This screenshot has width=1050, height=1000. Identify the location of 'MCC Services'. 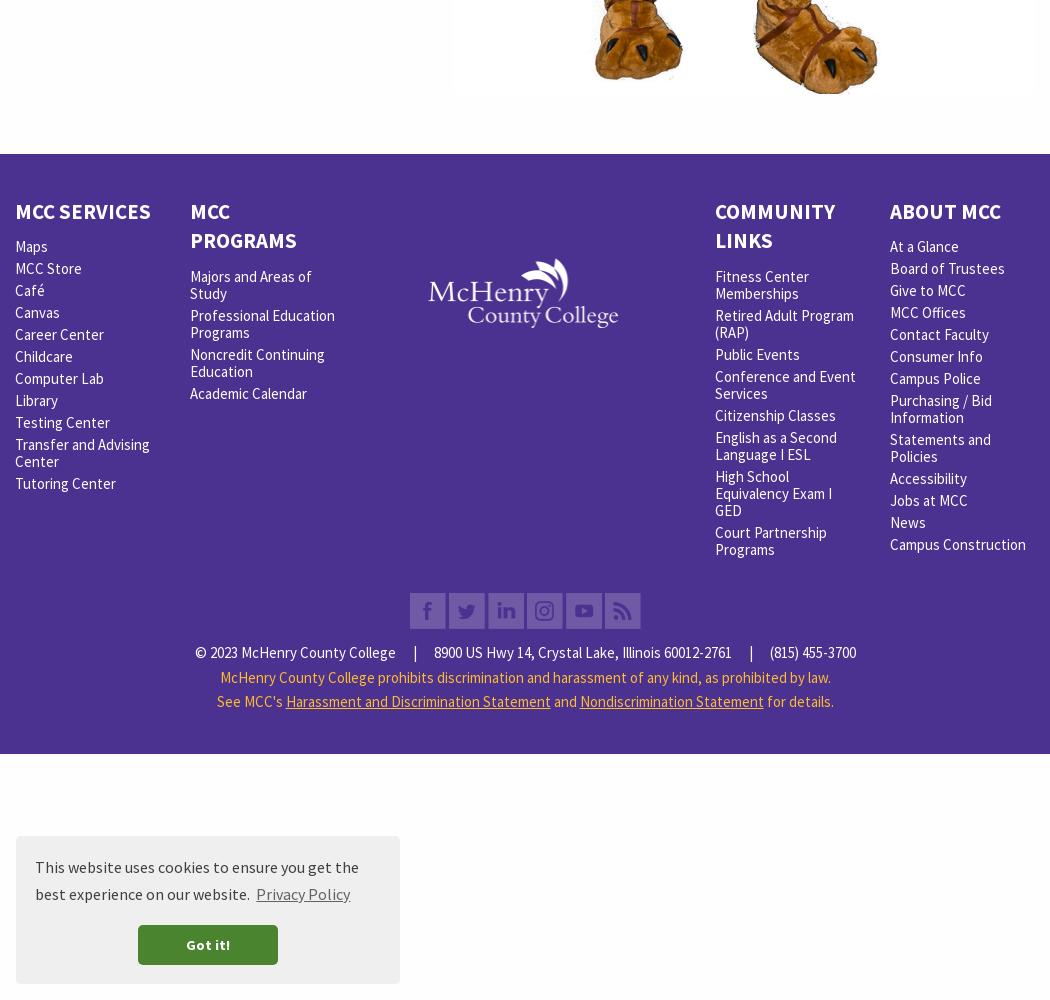
(82, 209).